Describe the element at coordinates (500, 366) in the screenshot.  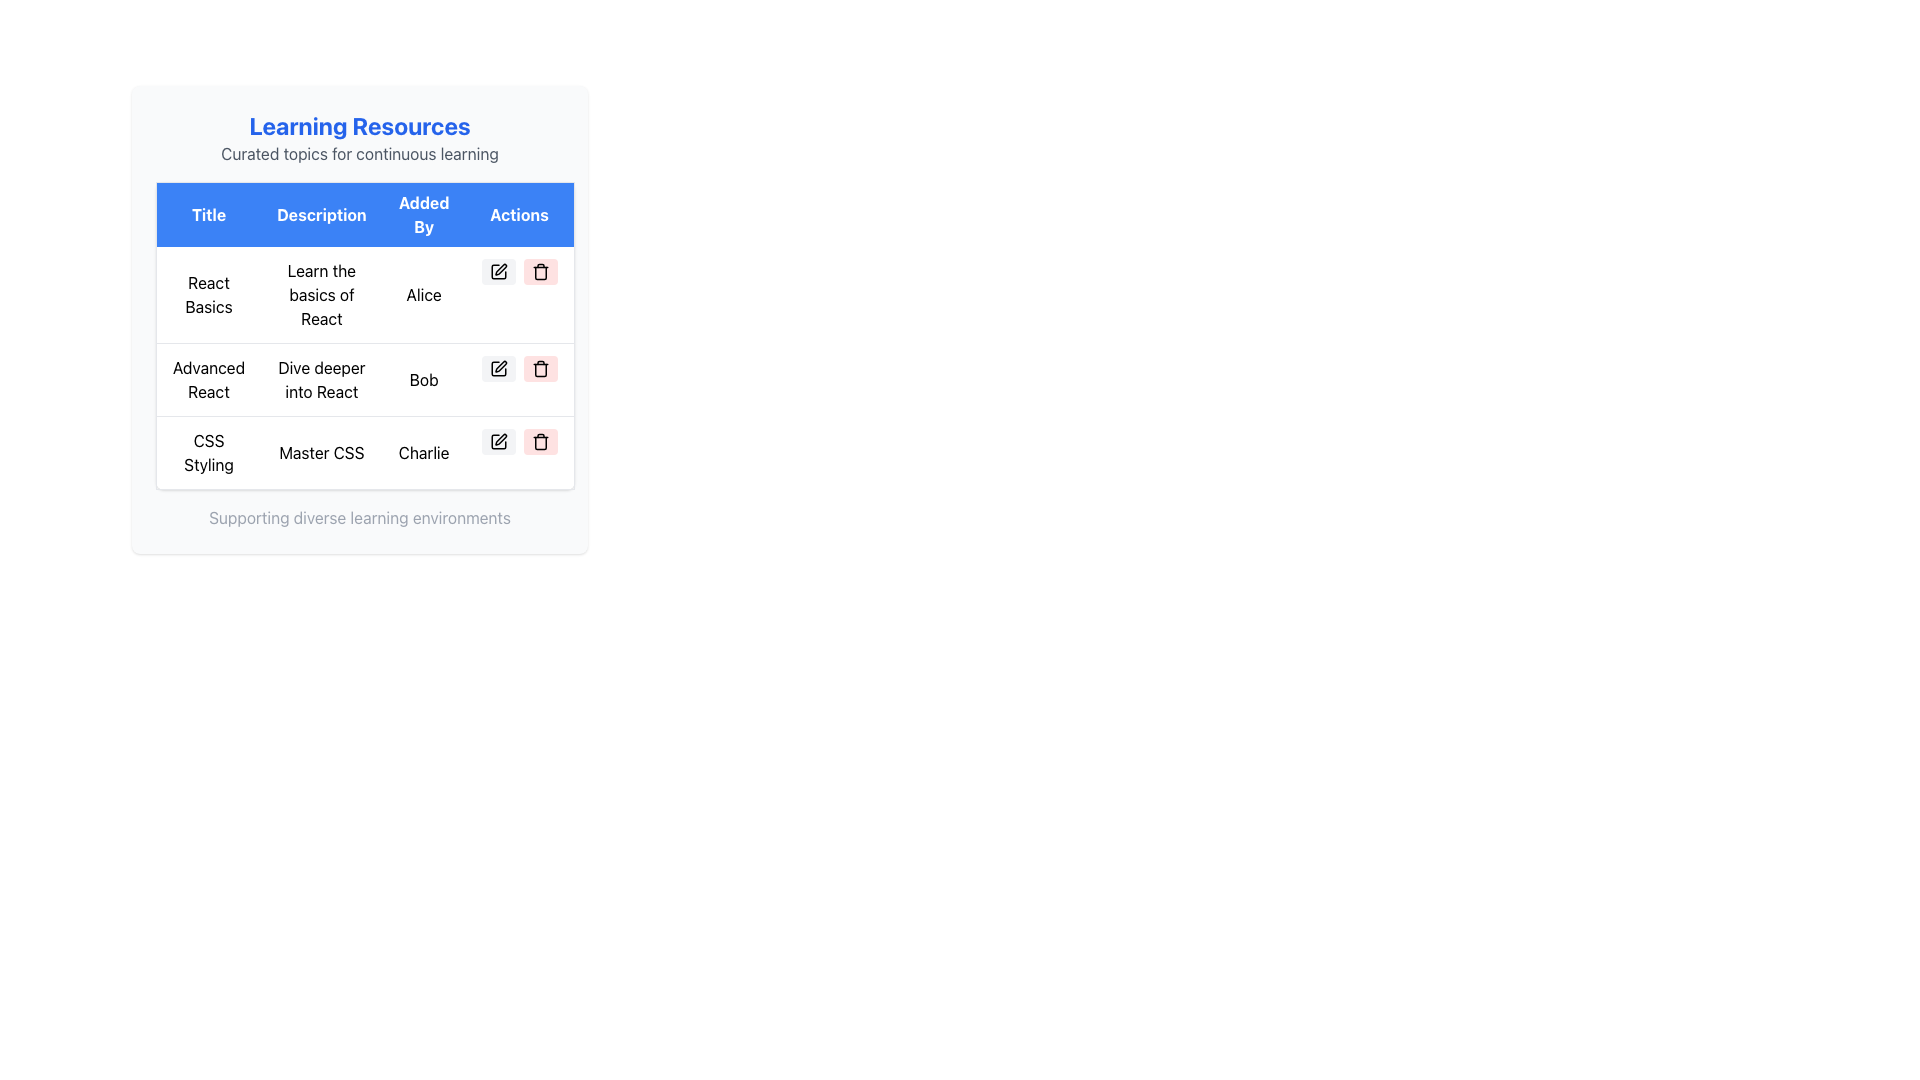
I see `the pen icon located in the Actions column of the Learning Resources table, specifically in the second row labeled 'Advanced React'` at that location.